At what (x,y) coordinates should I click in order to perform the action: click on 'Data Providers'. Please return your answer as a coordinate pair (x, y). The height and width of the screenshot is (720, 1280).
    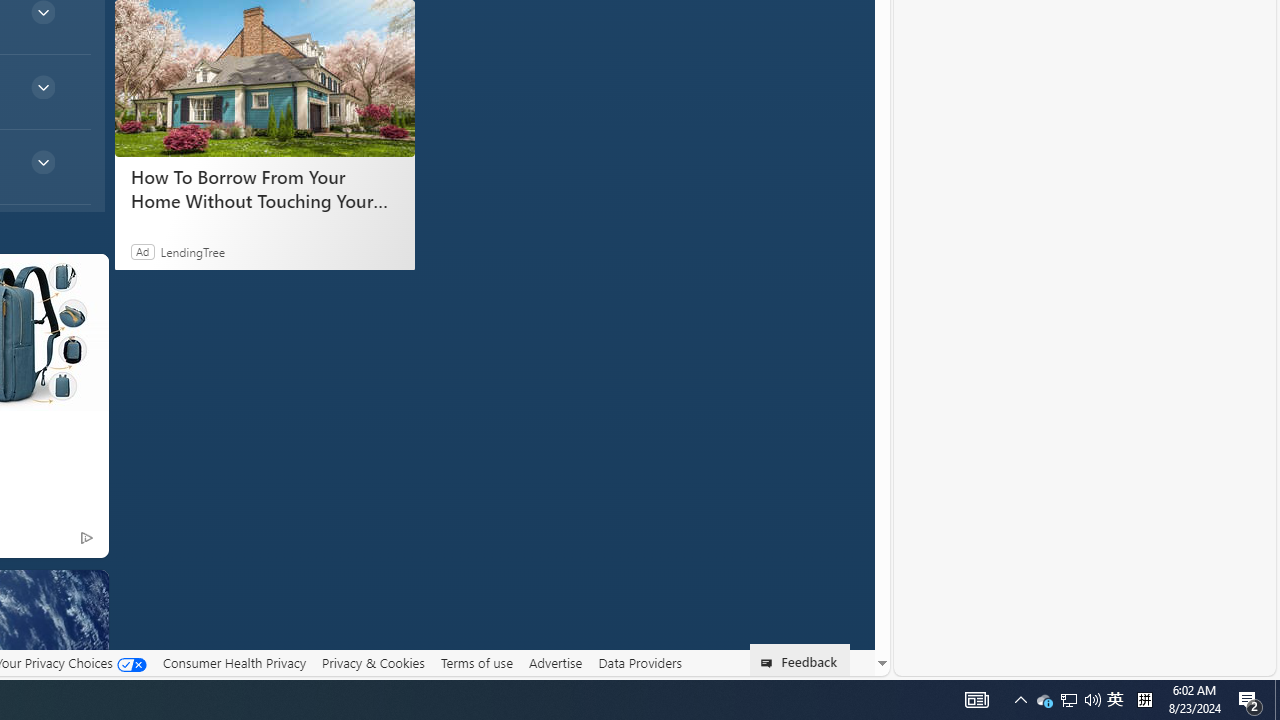
    Looking at the image, I should click on (640, 662).